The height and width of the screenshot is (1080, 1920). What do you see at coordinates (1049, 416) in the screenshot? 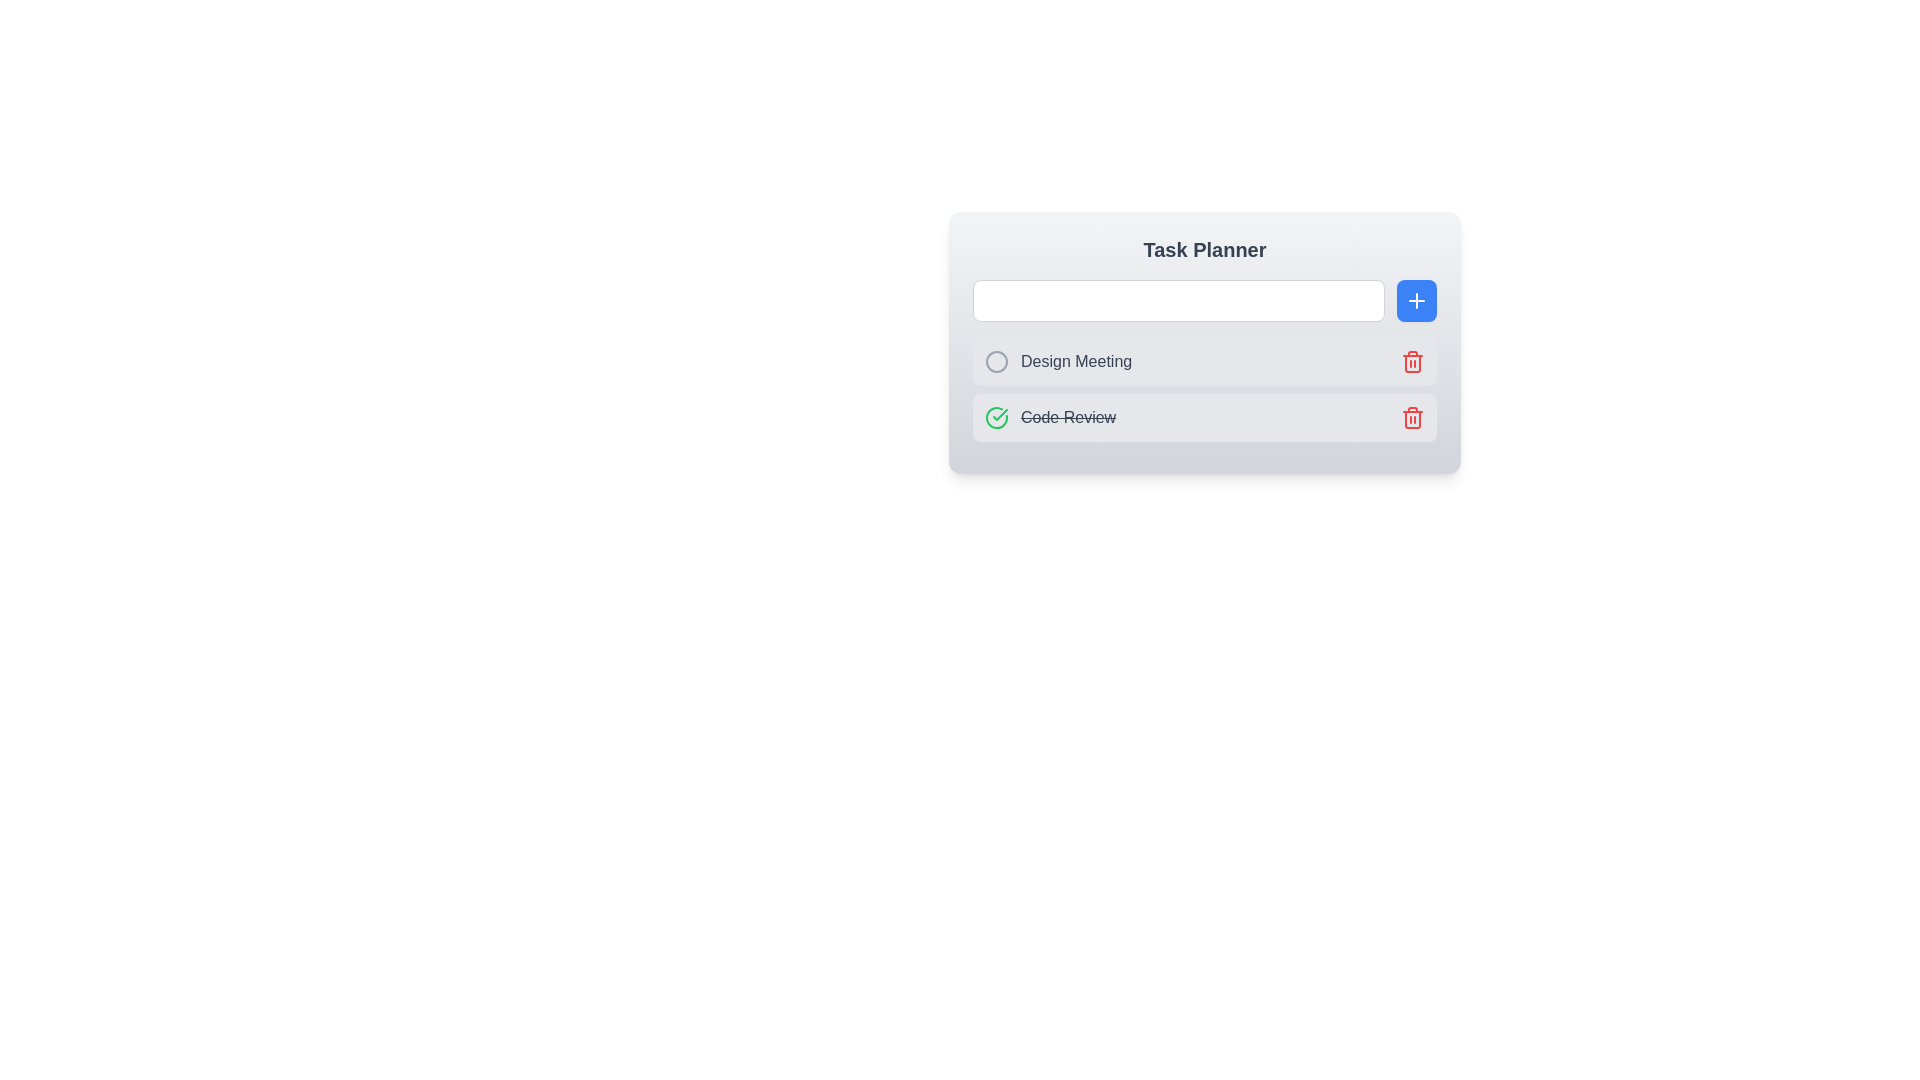
I see `the strikethrough style of the text label 'Code Review' in the 'Task Planner' section, indicating a completed task` at bounding box center [1049, 416].